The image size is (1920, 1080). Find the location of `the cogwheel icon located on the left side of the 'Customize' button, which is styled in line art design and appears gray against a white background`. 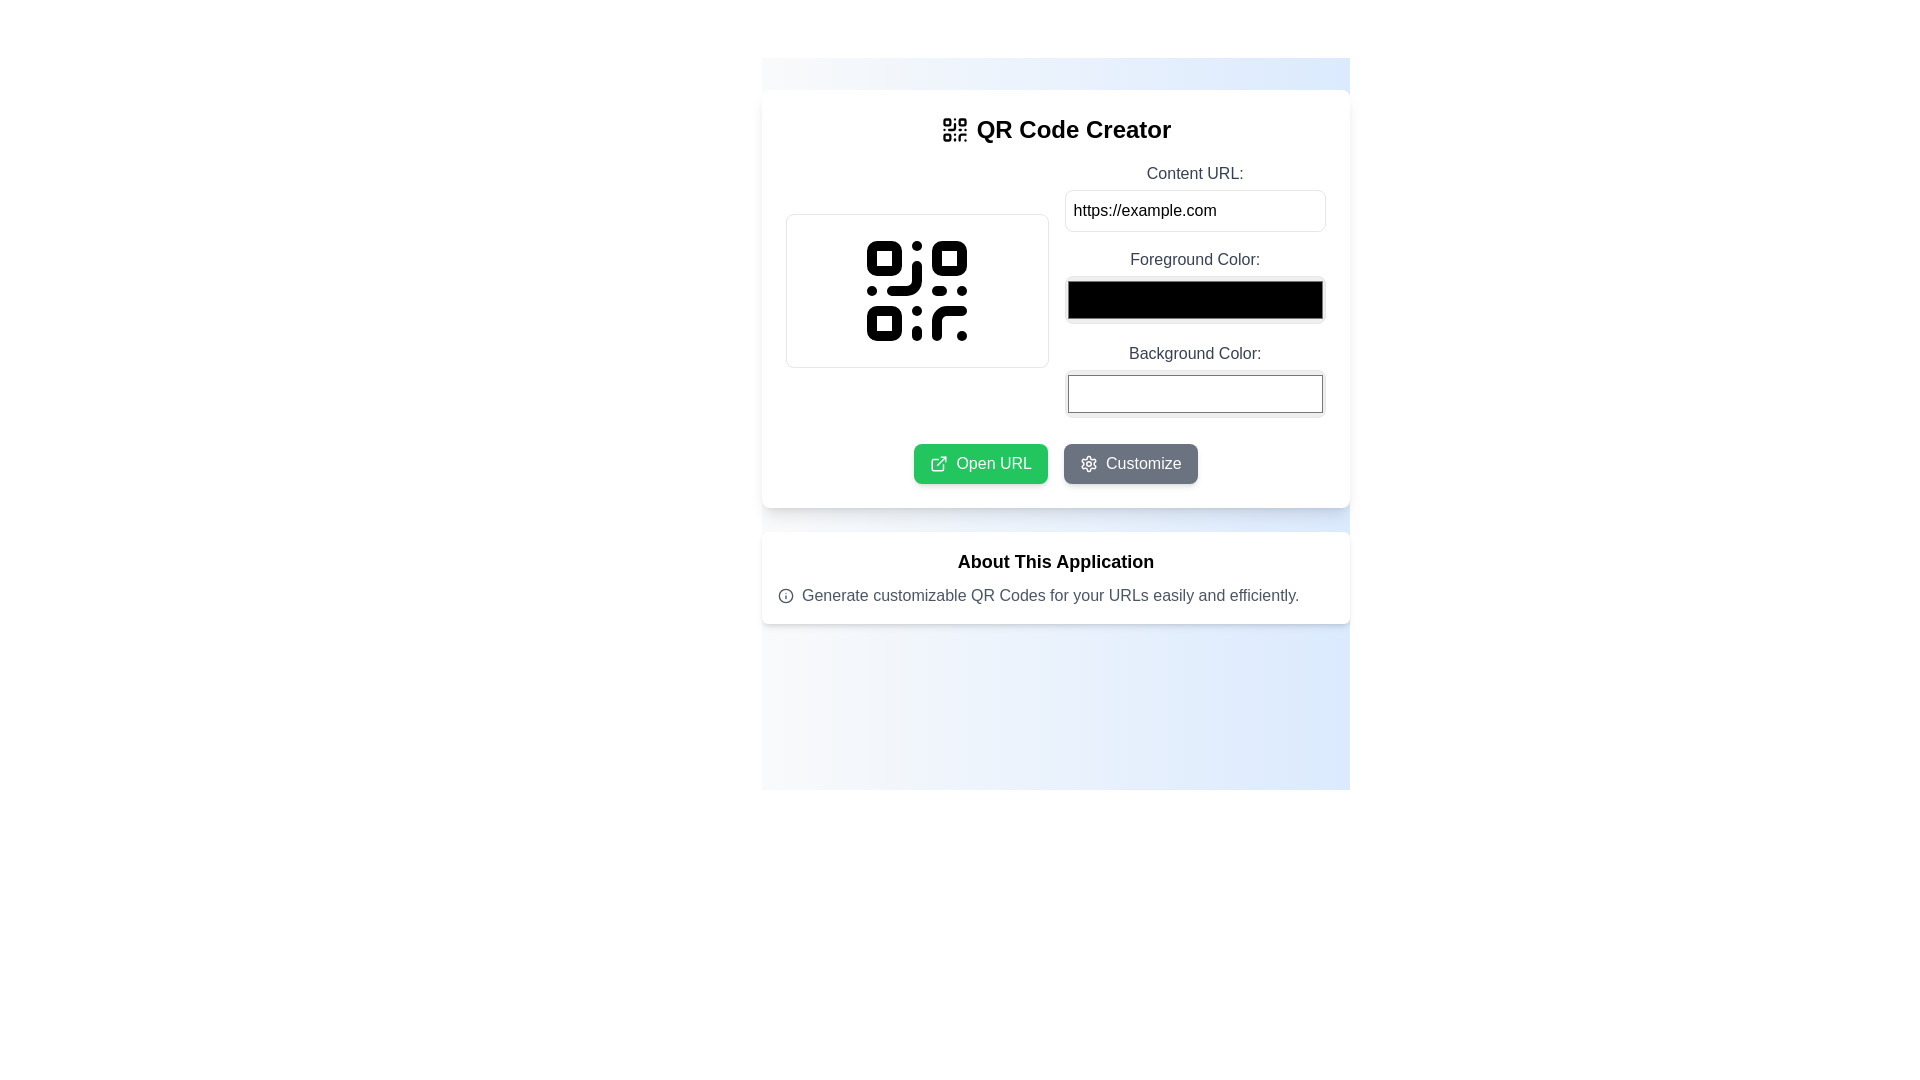

the cogwheel icon located on the left side of the 'Customize' button, which is styled in line art design and appears gray against a white background is located at coordinates (1088, 463).